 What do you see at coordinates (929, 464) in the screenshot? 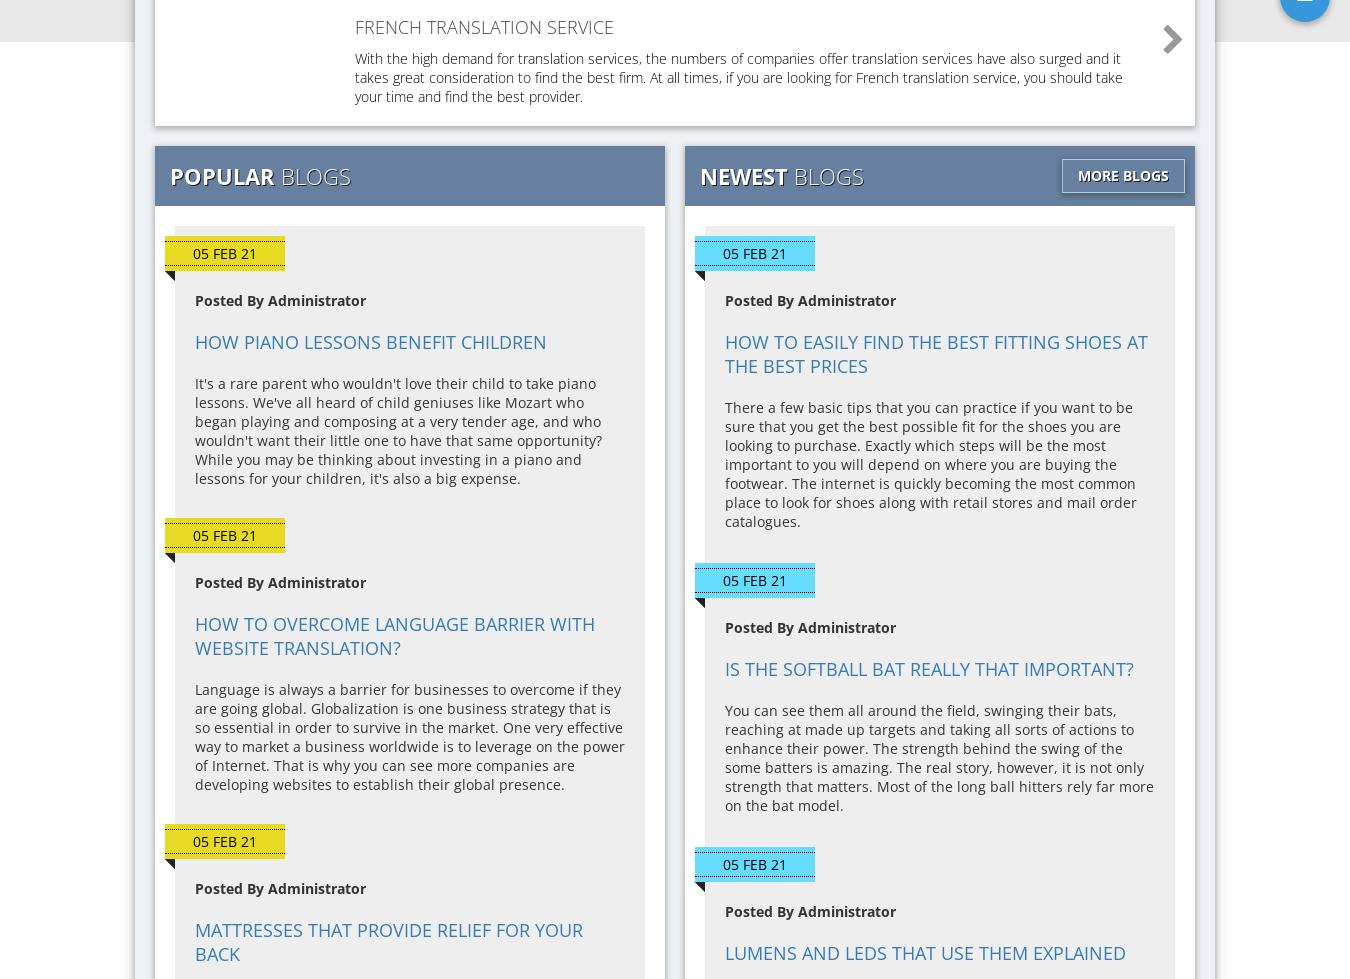
I see `'There a few basic tips that you can practice if you want to be sure that you get the best possible fit for the shoes you are looking to purchase. Exactly which steps will be the most important to you will depend on where you are buying the footwear. The internet is quickly becoming the most common place to look for shoes along with retail stores and mail order catalogues.'` at bounding box center [929, 464].